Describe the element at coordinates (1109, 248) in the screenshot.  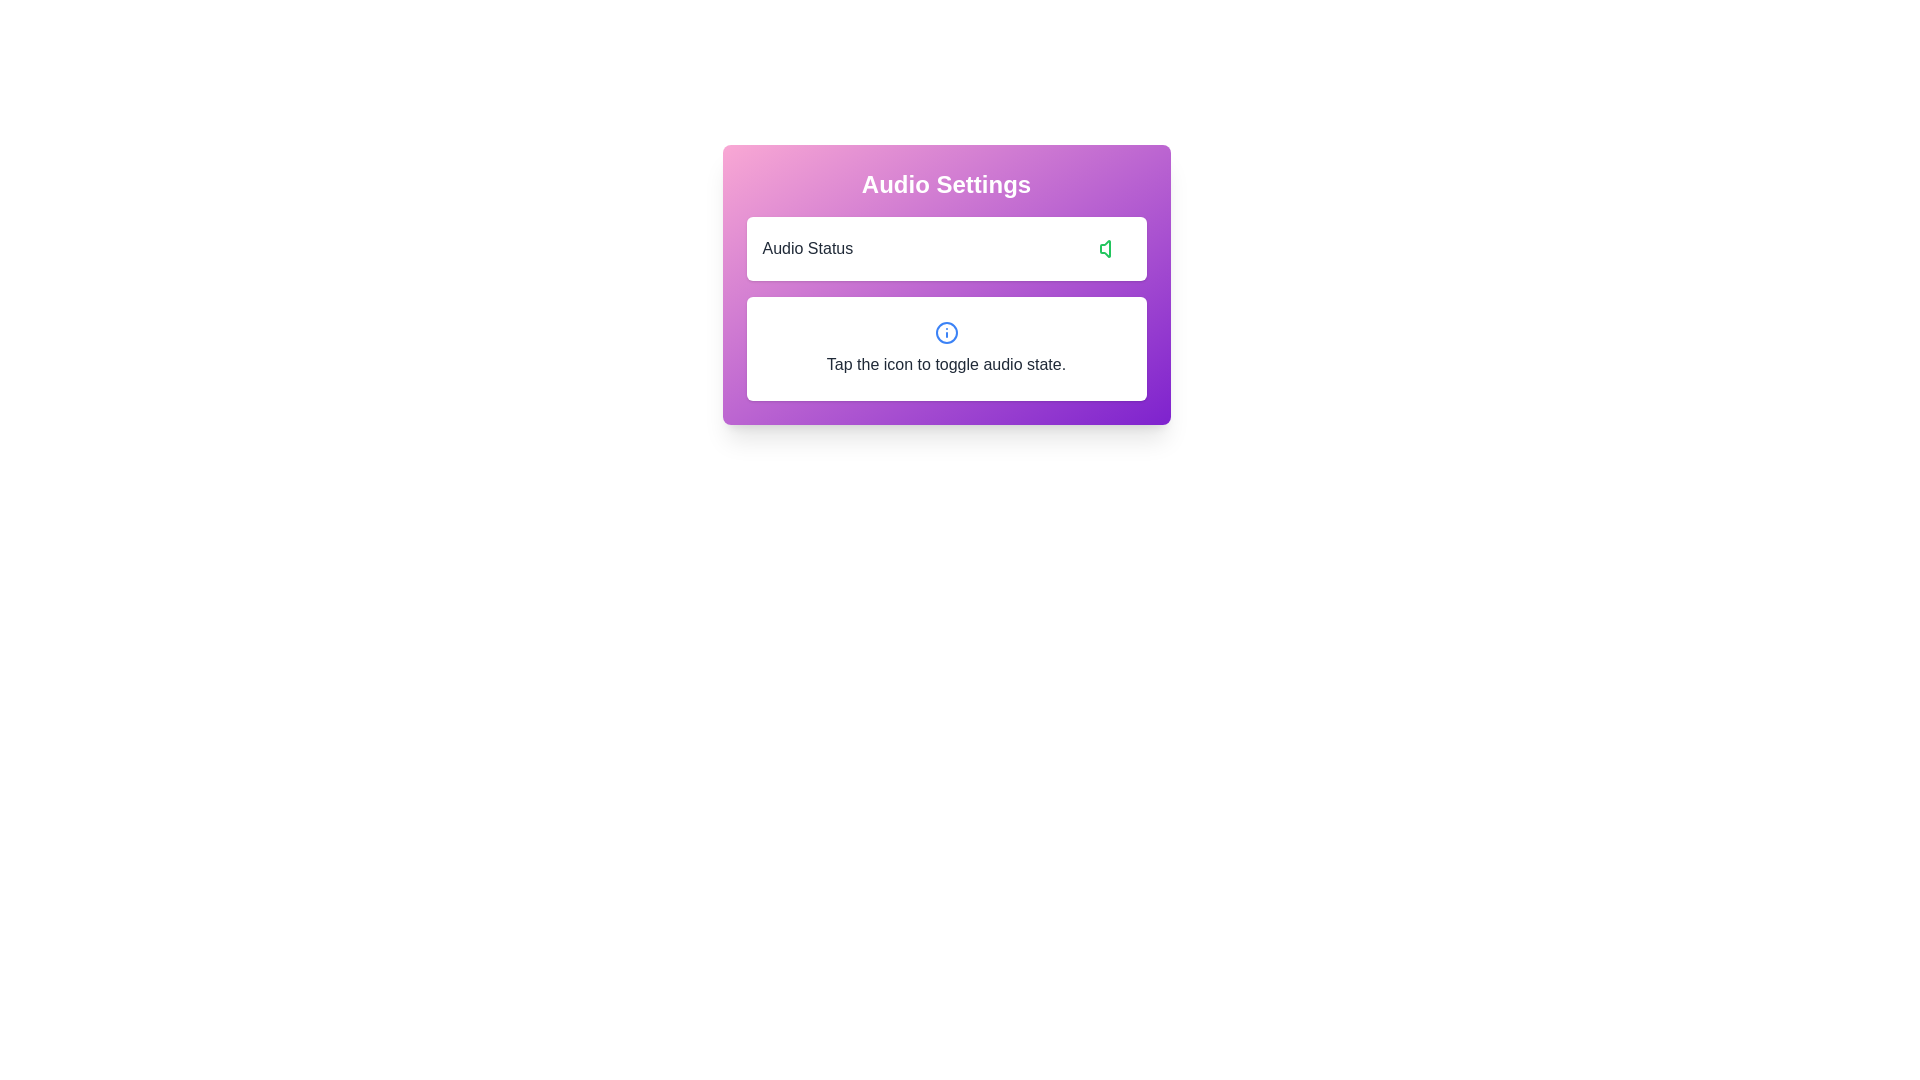
I see `the toggle audio button to change the audio state` at that location.